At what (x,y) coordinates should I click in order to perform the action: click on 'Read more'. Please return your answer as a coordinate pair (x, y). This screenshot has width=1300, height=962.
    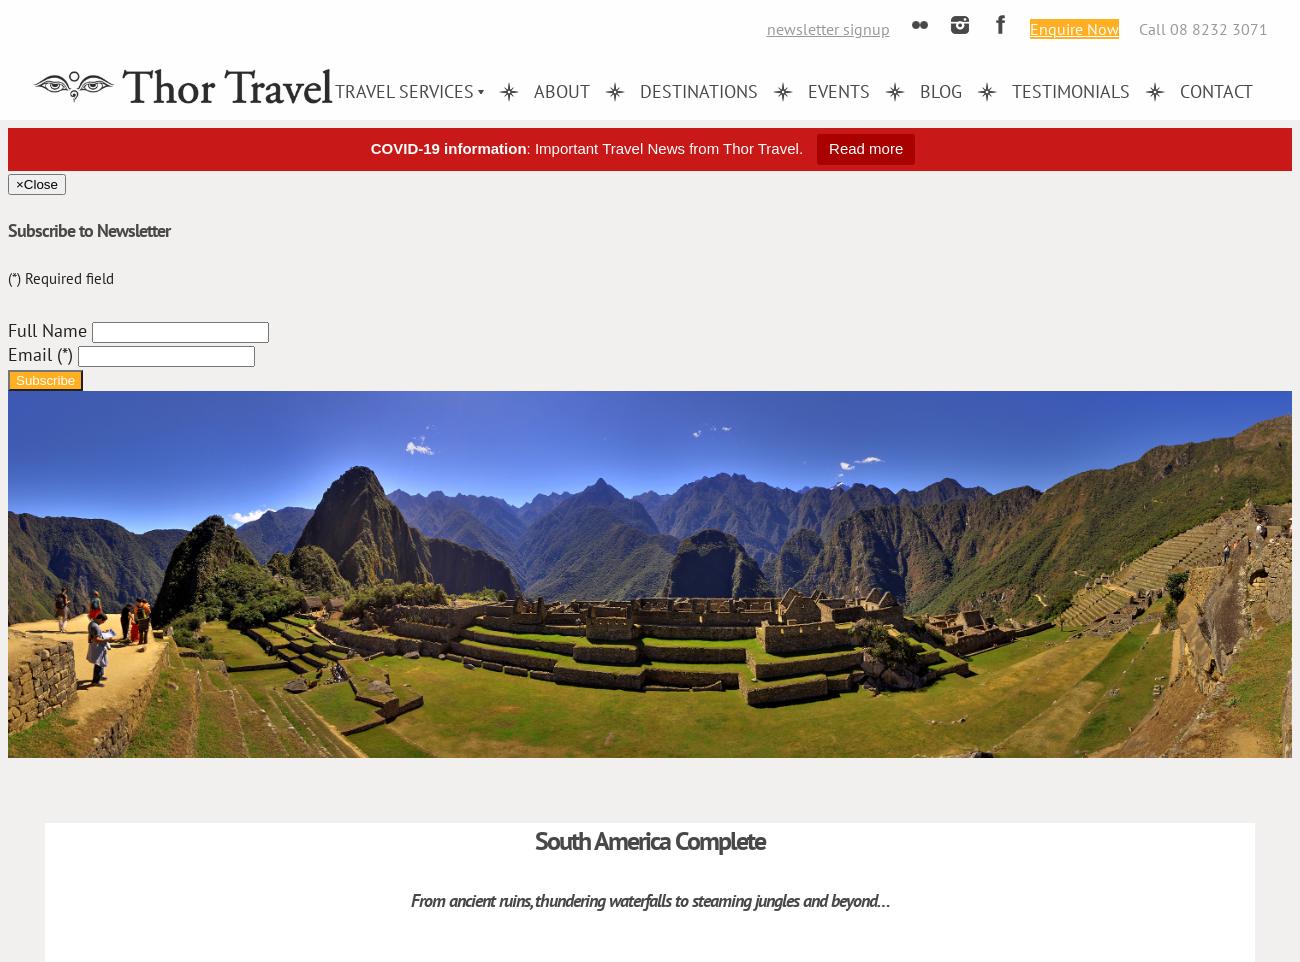
    Looking at the image, I should click on (866, 148).